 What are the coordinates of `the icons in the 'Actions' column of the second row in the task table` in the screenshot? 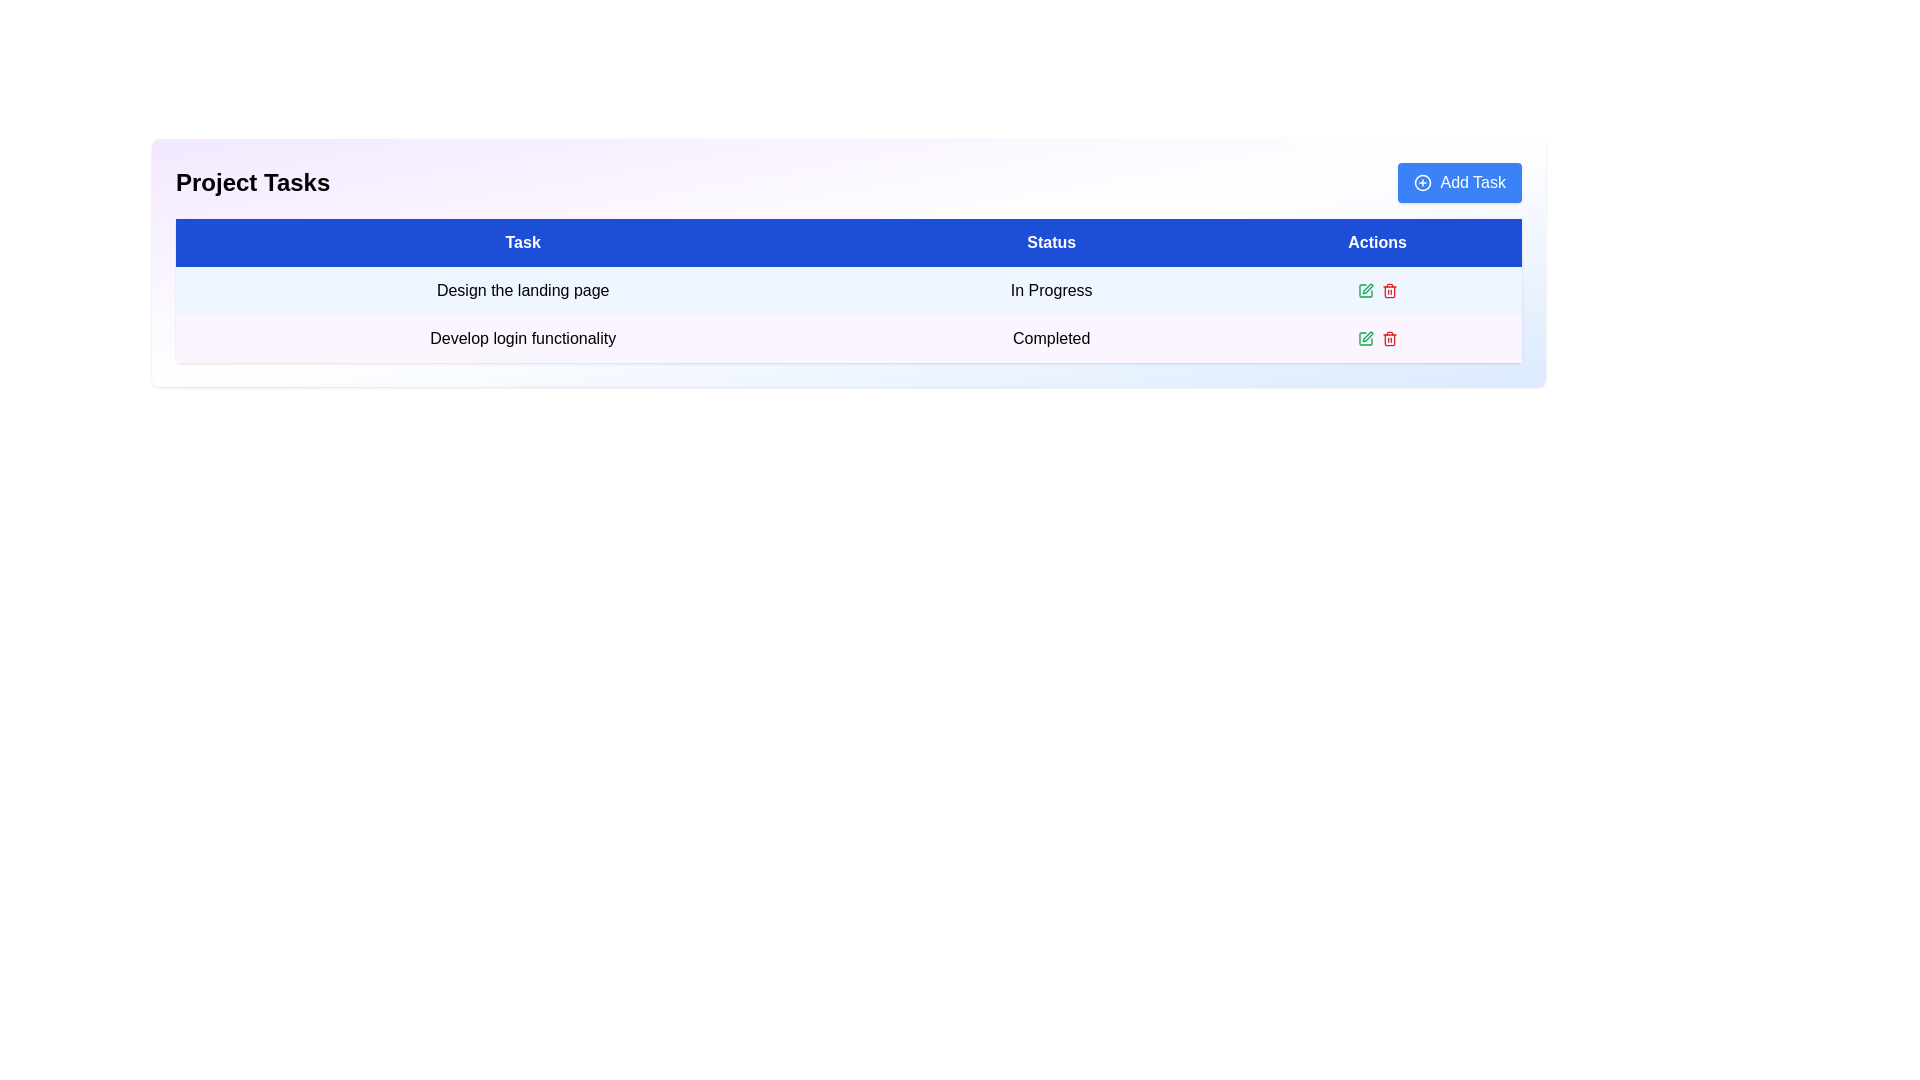 It's located at (1376, 338).